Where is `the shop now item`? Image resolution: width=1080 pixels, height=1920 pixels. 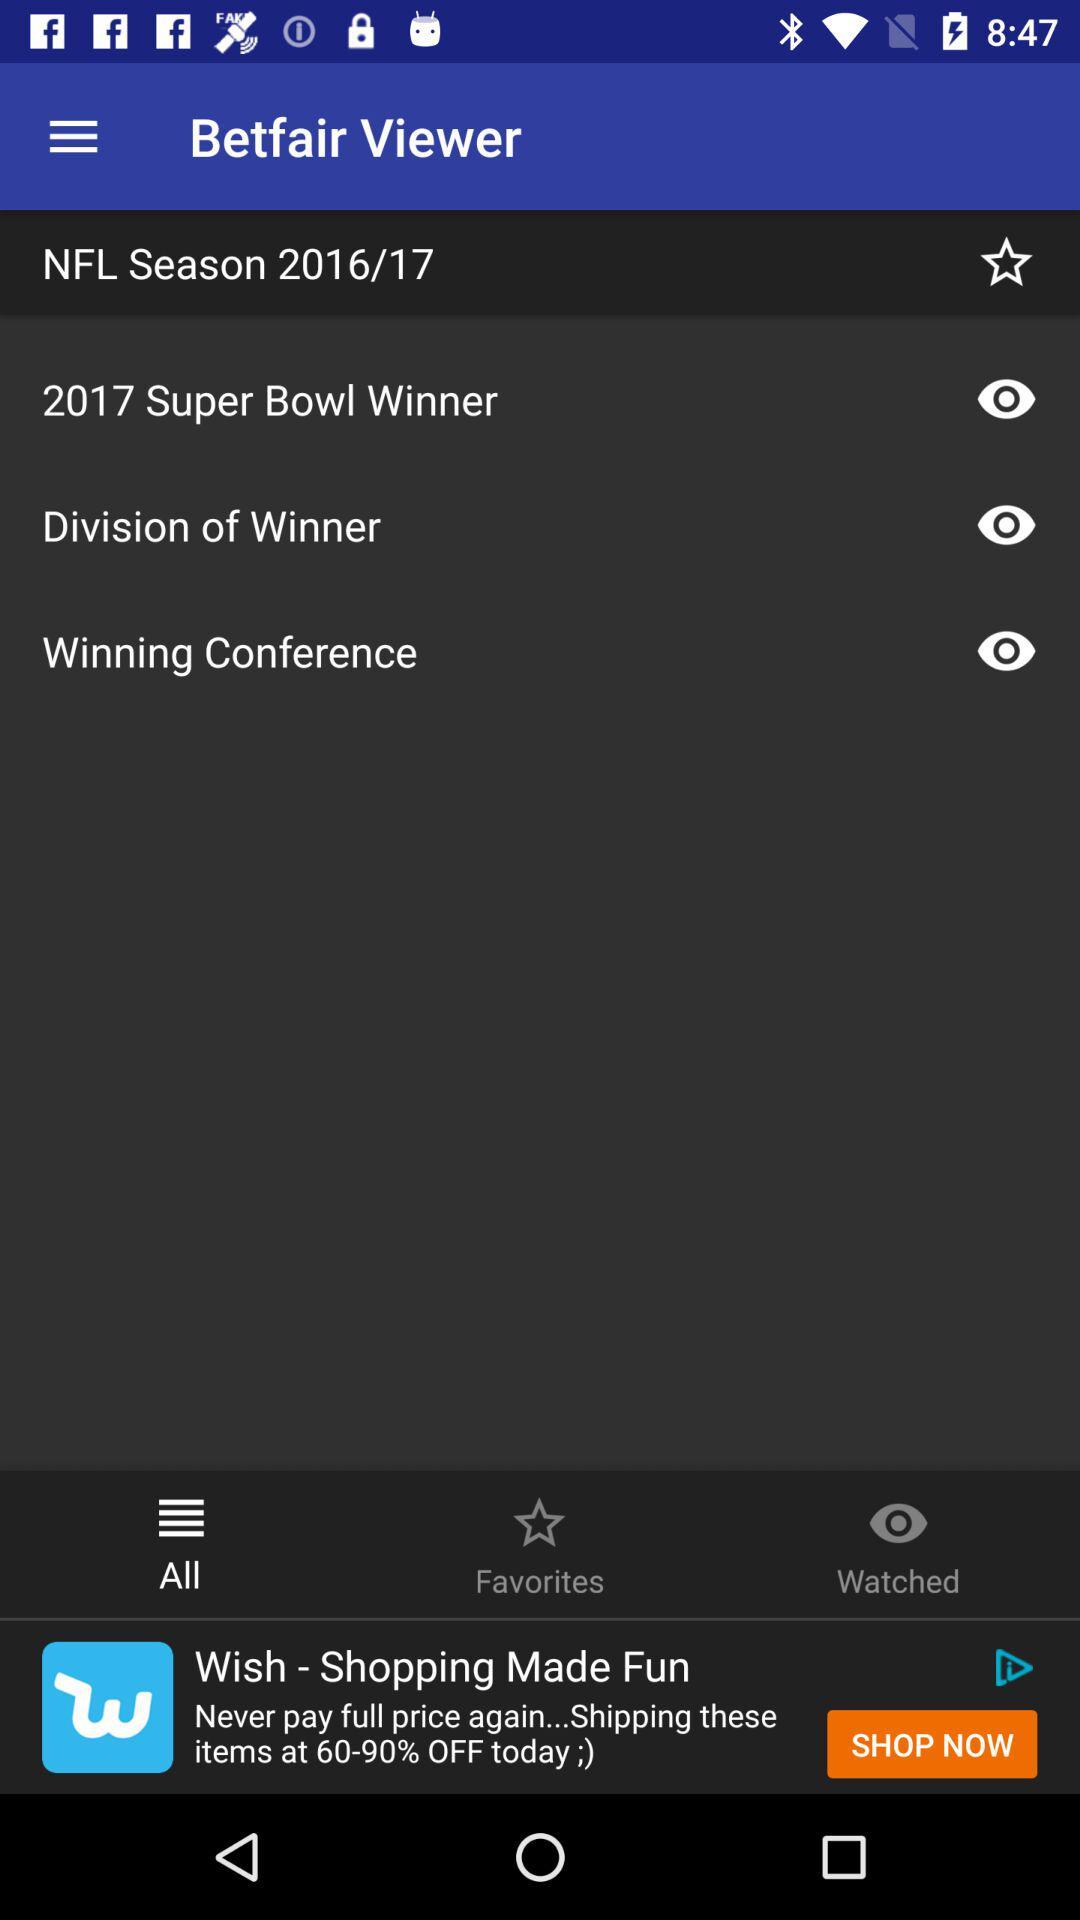
the shop now item is located at coordinates (932, 1743).